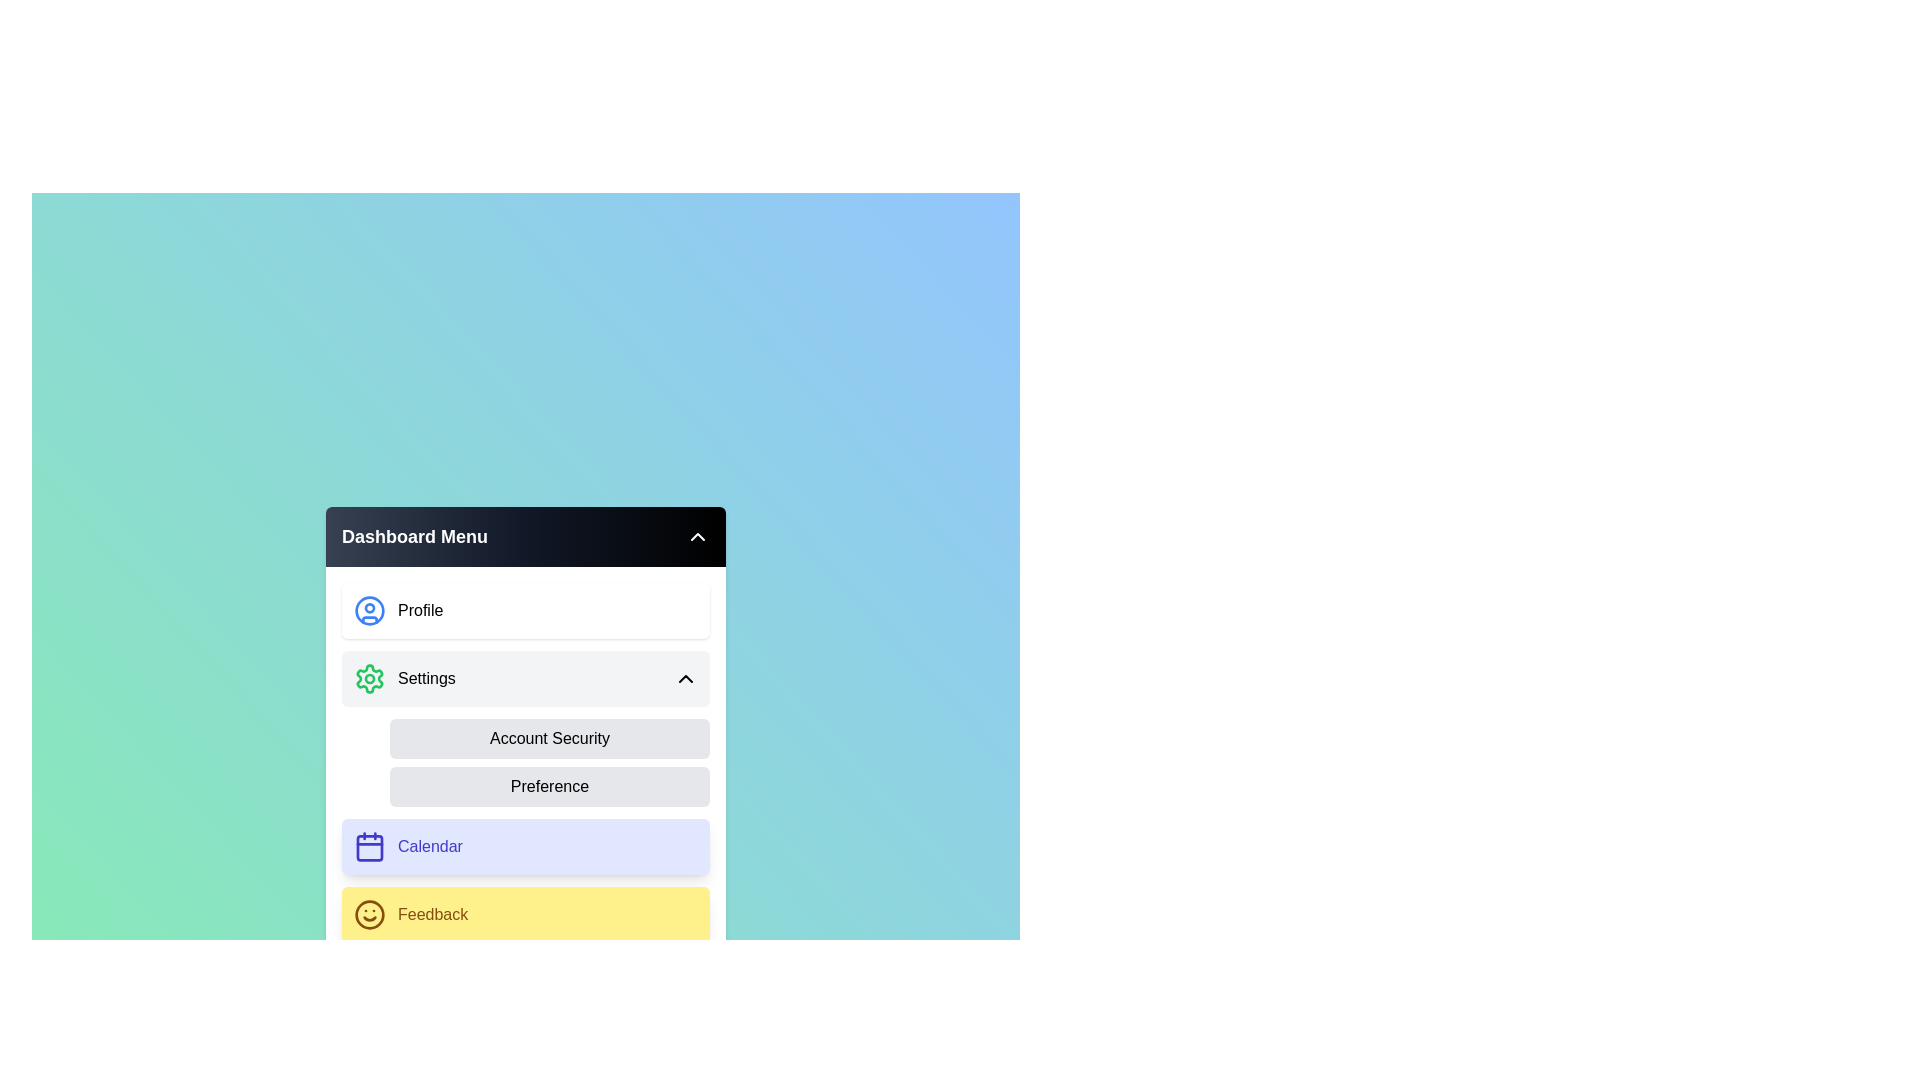 Image resolution: width=1920 pixels, height=1080 pixels. I want to click on the 'Preference' button, which is the bottom button of a vertical pair of interactive buttons labeled 'Account Security' and 'Preference' within the 'Settings' drop-down section, so click(550, 763).